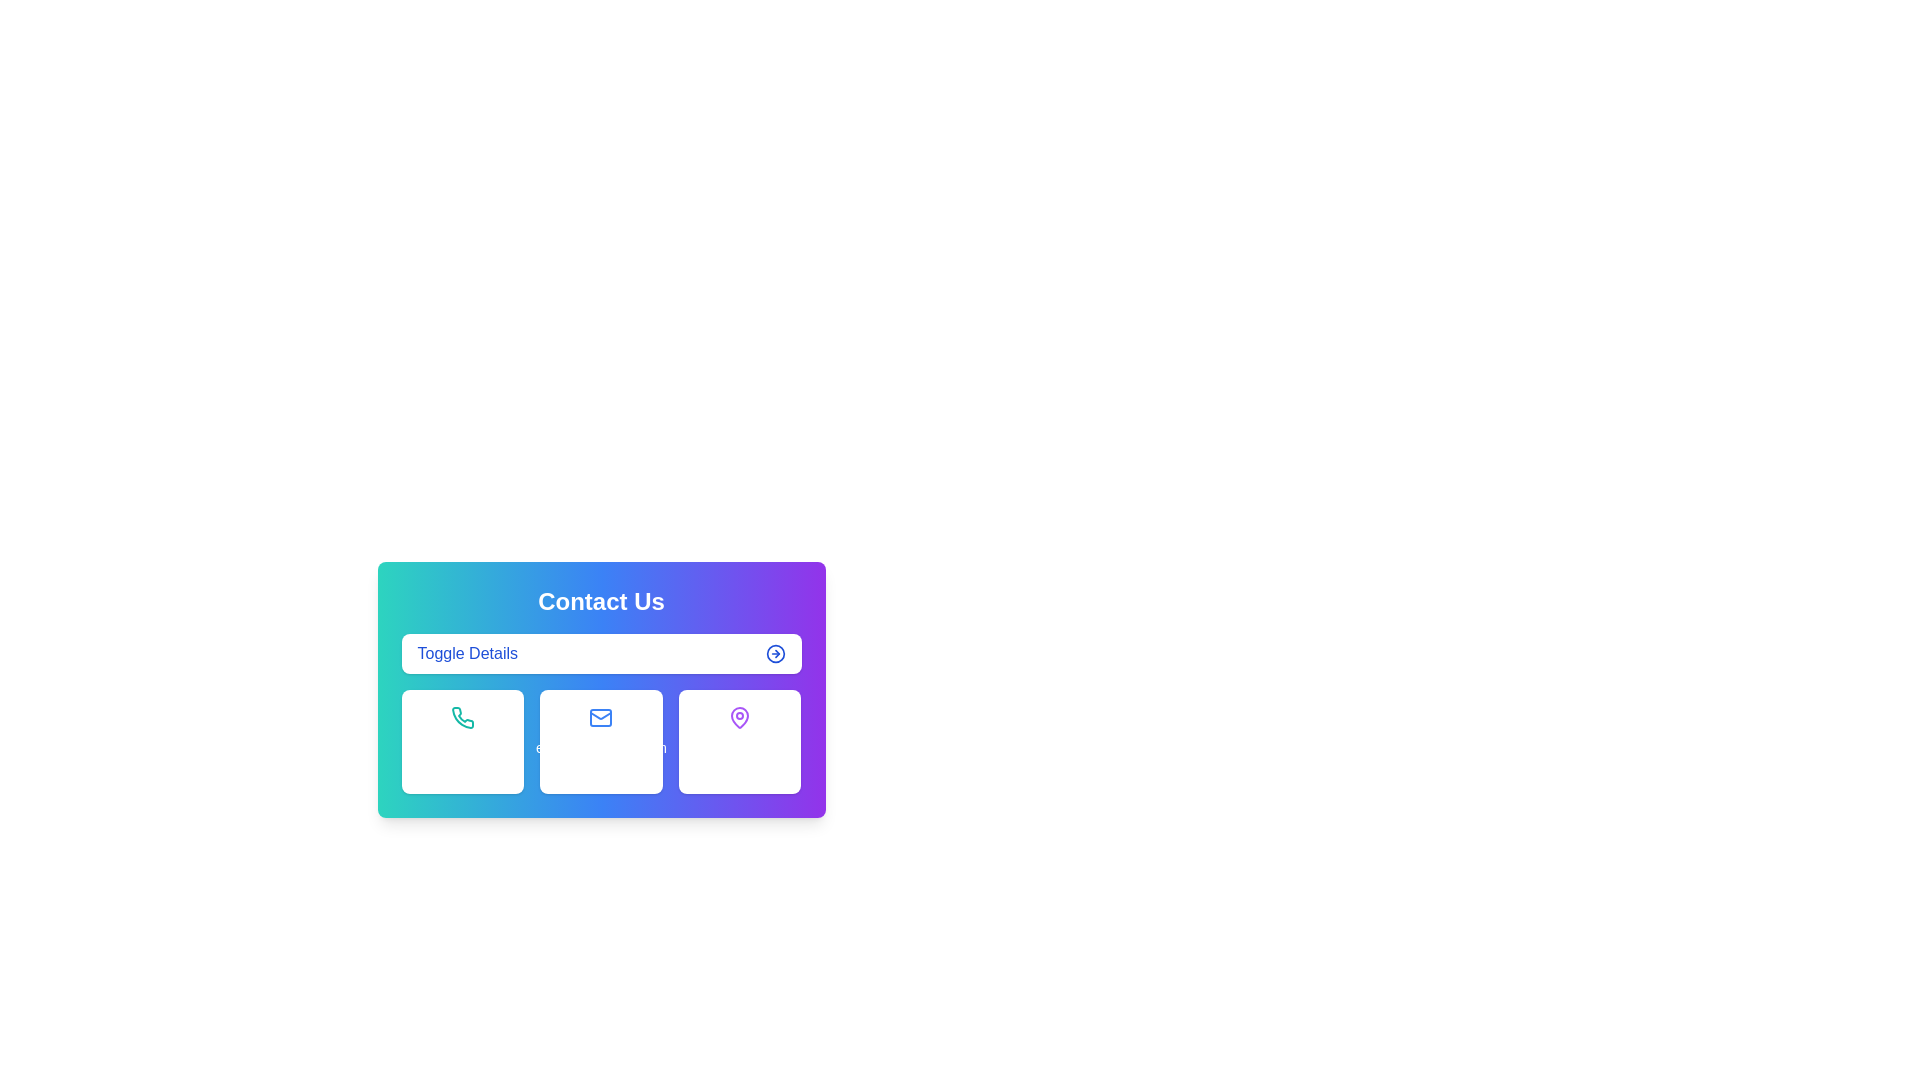 The width and height of the screenshot is (1920, 1080). Describe the element at coordinates (461, 741) in the screenshot. I see `phone number displayed on the first contact card, which is located on the left side of the grid within the 'Contact Us' section` at that location.